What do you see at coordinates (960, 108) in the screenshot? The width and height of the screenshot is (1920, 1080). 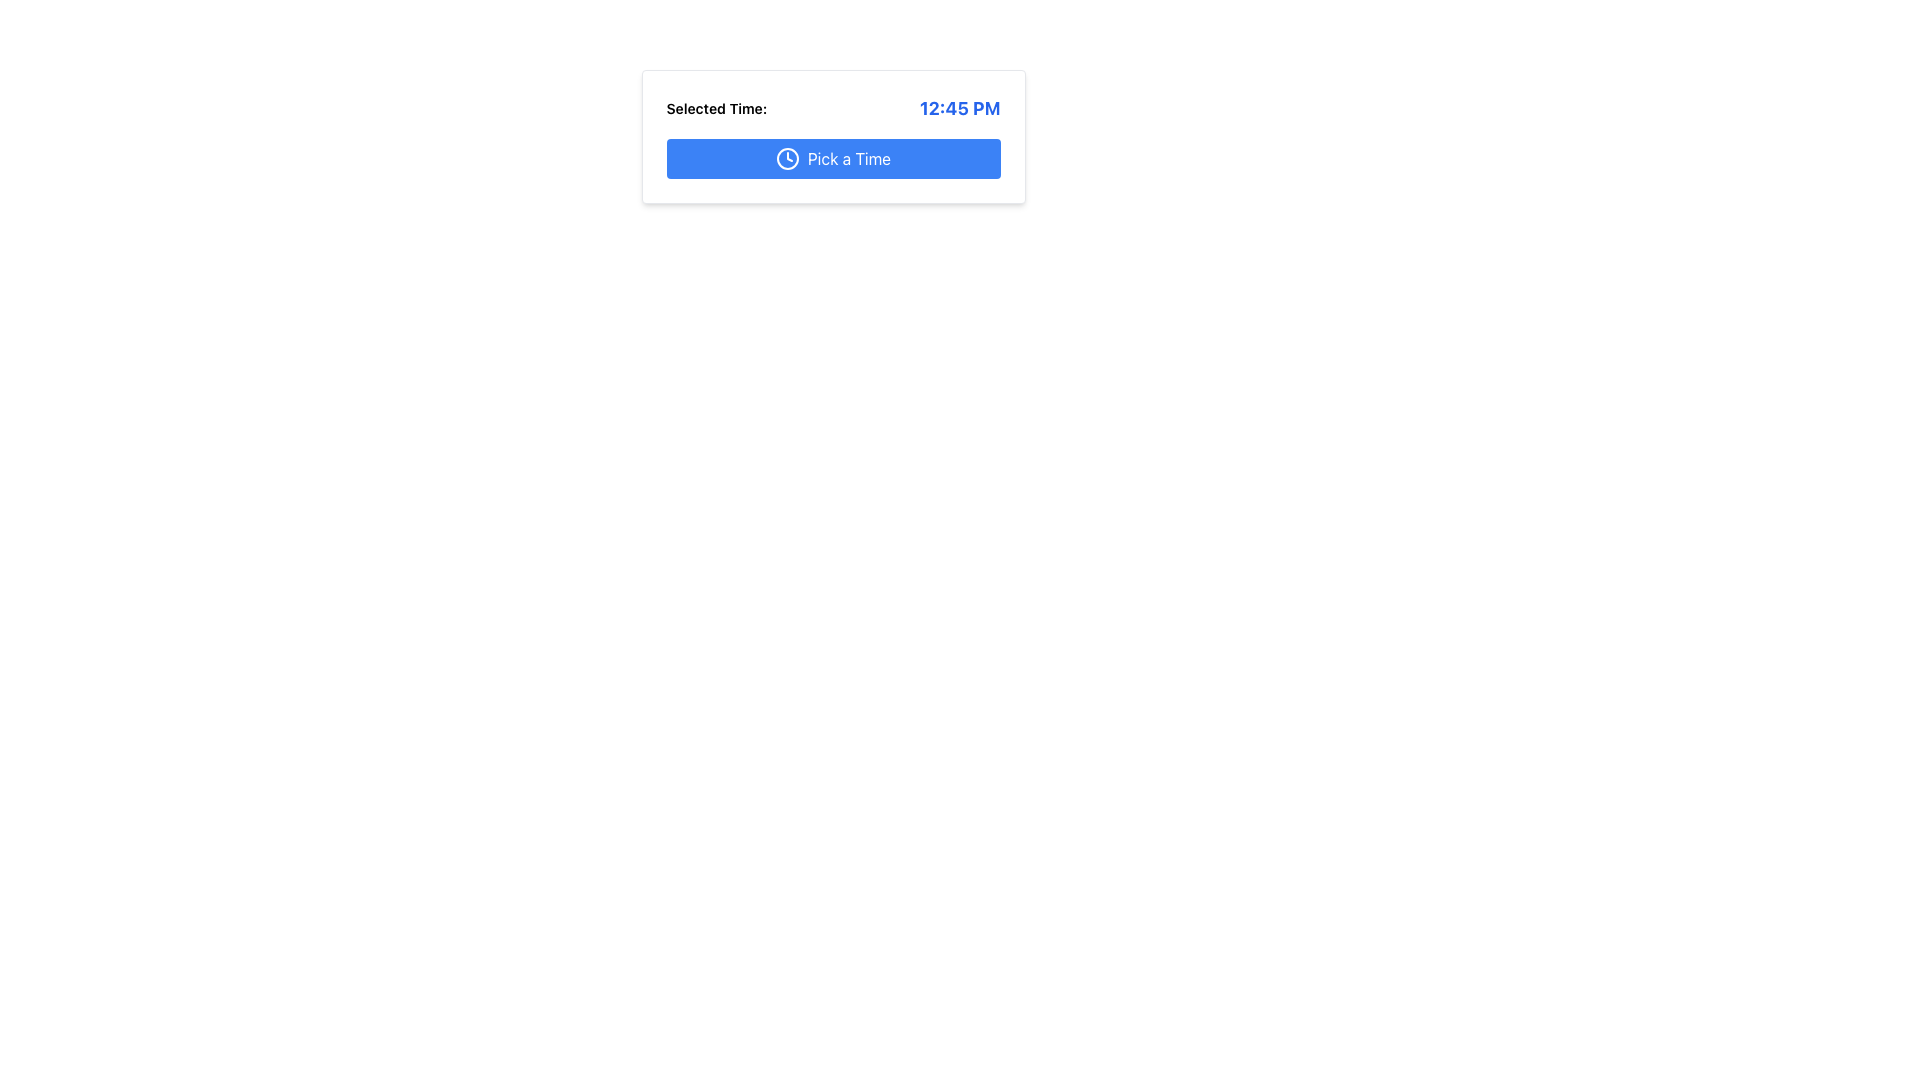 I see `the Text Label displaying '12:45 PM' in bold and large blue font, indicating the currently selected time` at bounding box center [960, 108].